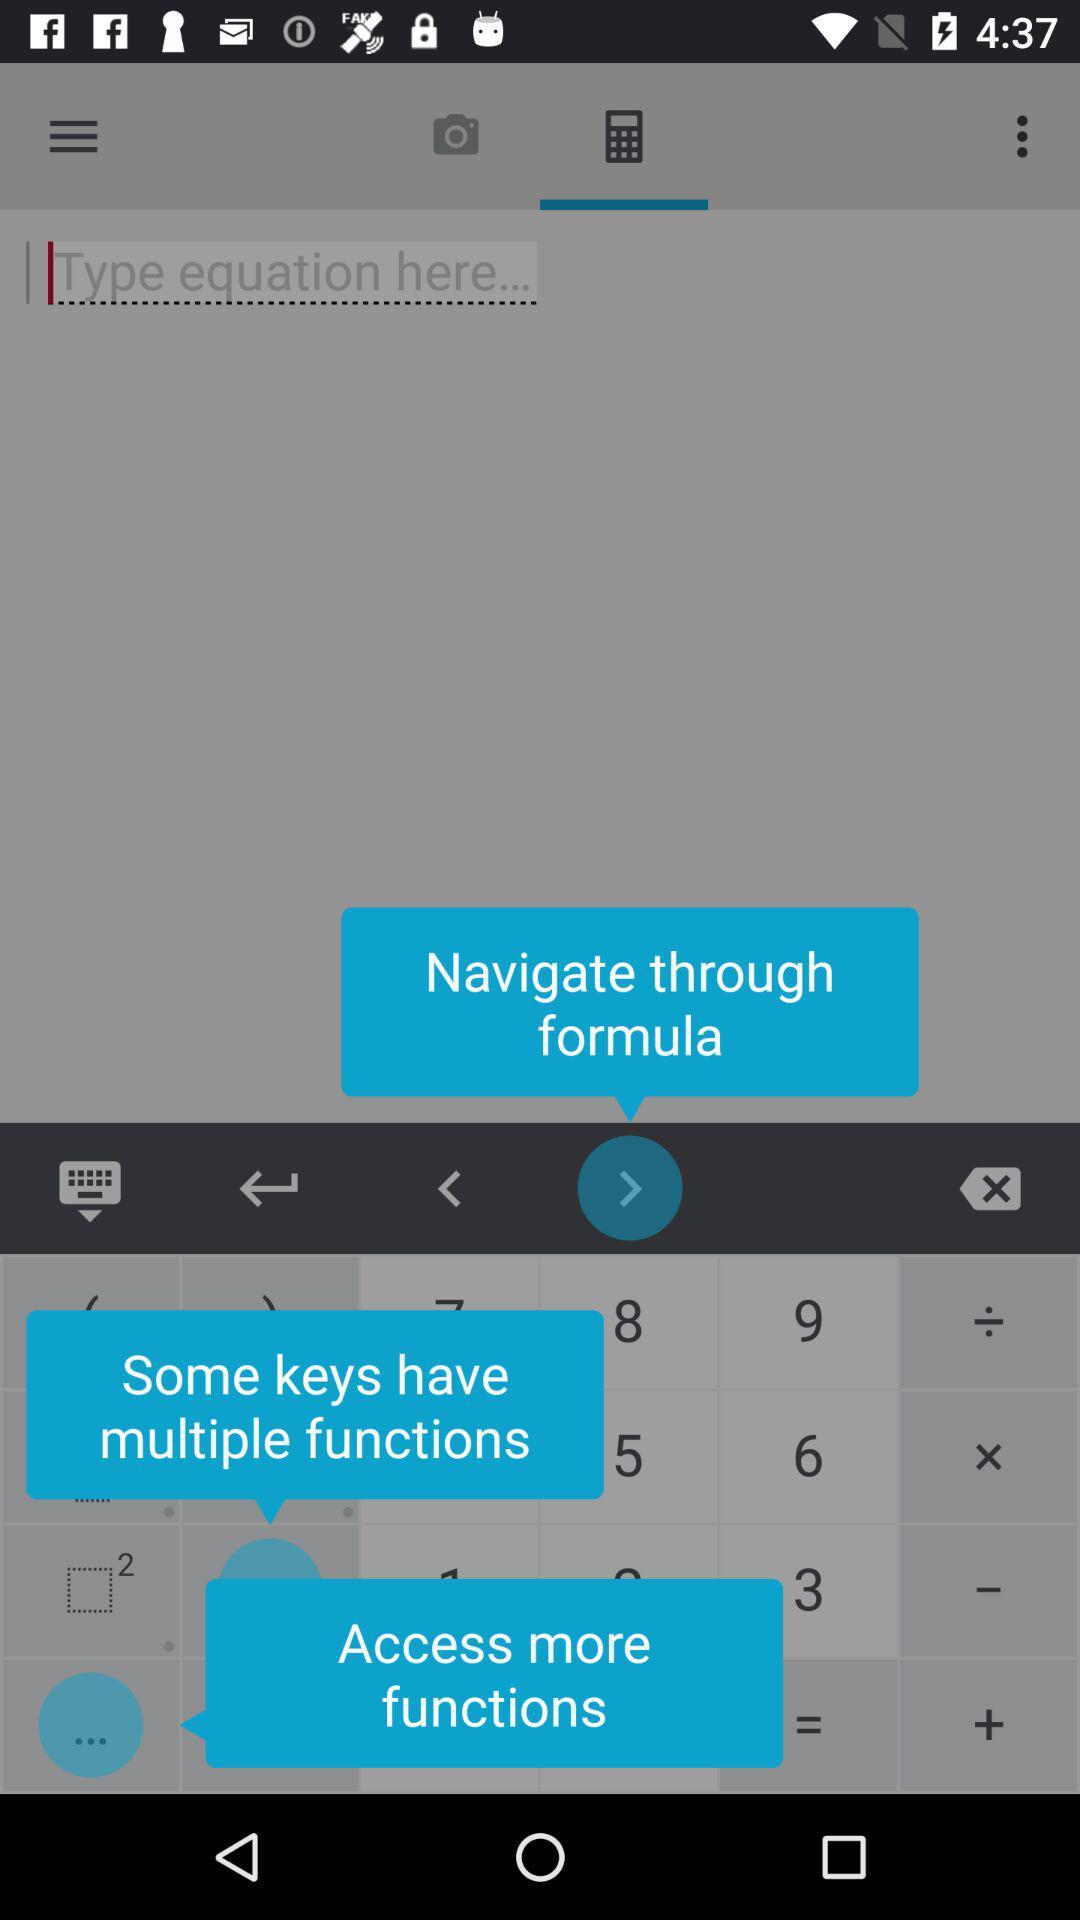 Image resolution: width=1080 pixels, height=1920 pixels. Describe the element at coordinates (1027, 135) in the screenshot. I see `item at the top right corner` at that location.